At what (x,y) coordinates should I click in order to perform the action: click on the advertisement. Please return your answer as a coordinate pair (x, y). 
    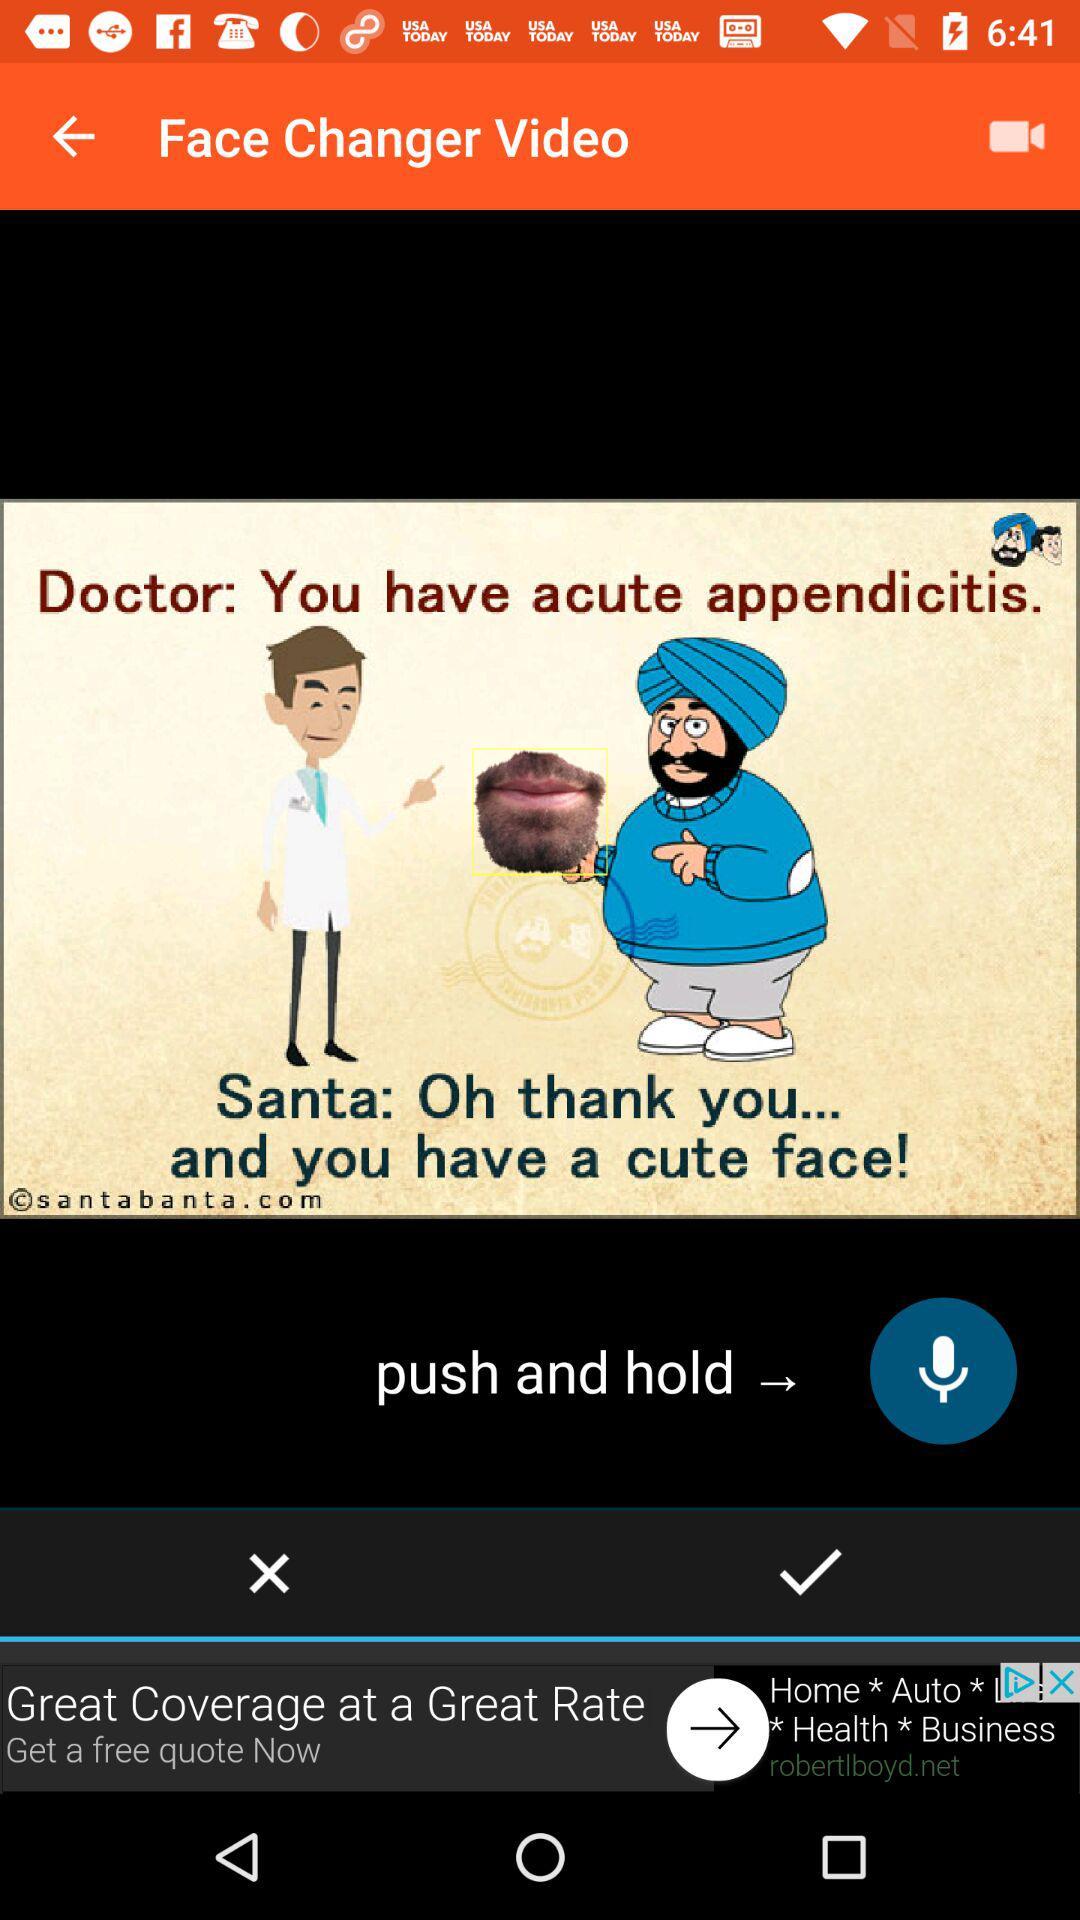
    Looking at the image, I should click on (540, 1727).